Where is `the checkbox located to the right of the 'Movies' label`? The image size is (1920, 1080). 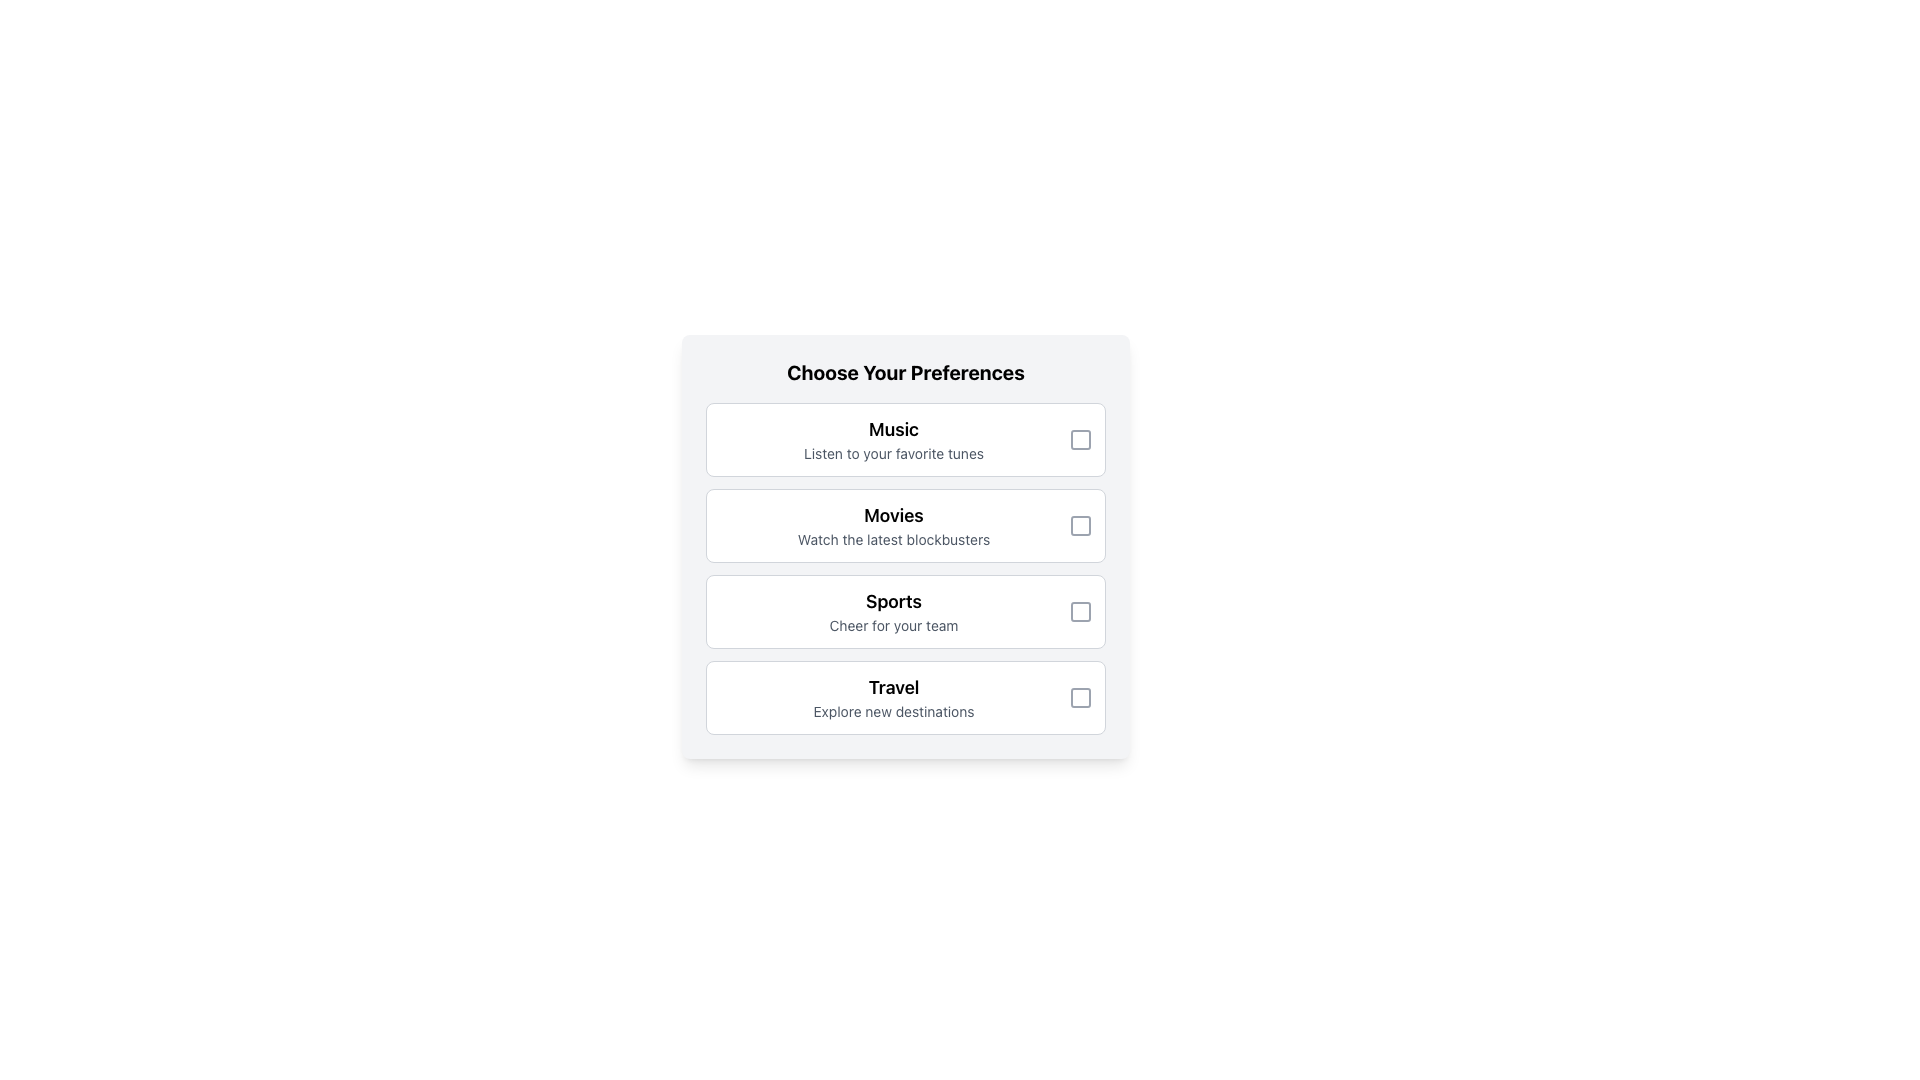
the checkbox located to the right of the 'Movies' label is located at coordinates (1079, 524).